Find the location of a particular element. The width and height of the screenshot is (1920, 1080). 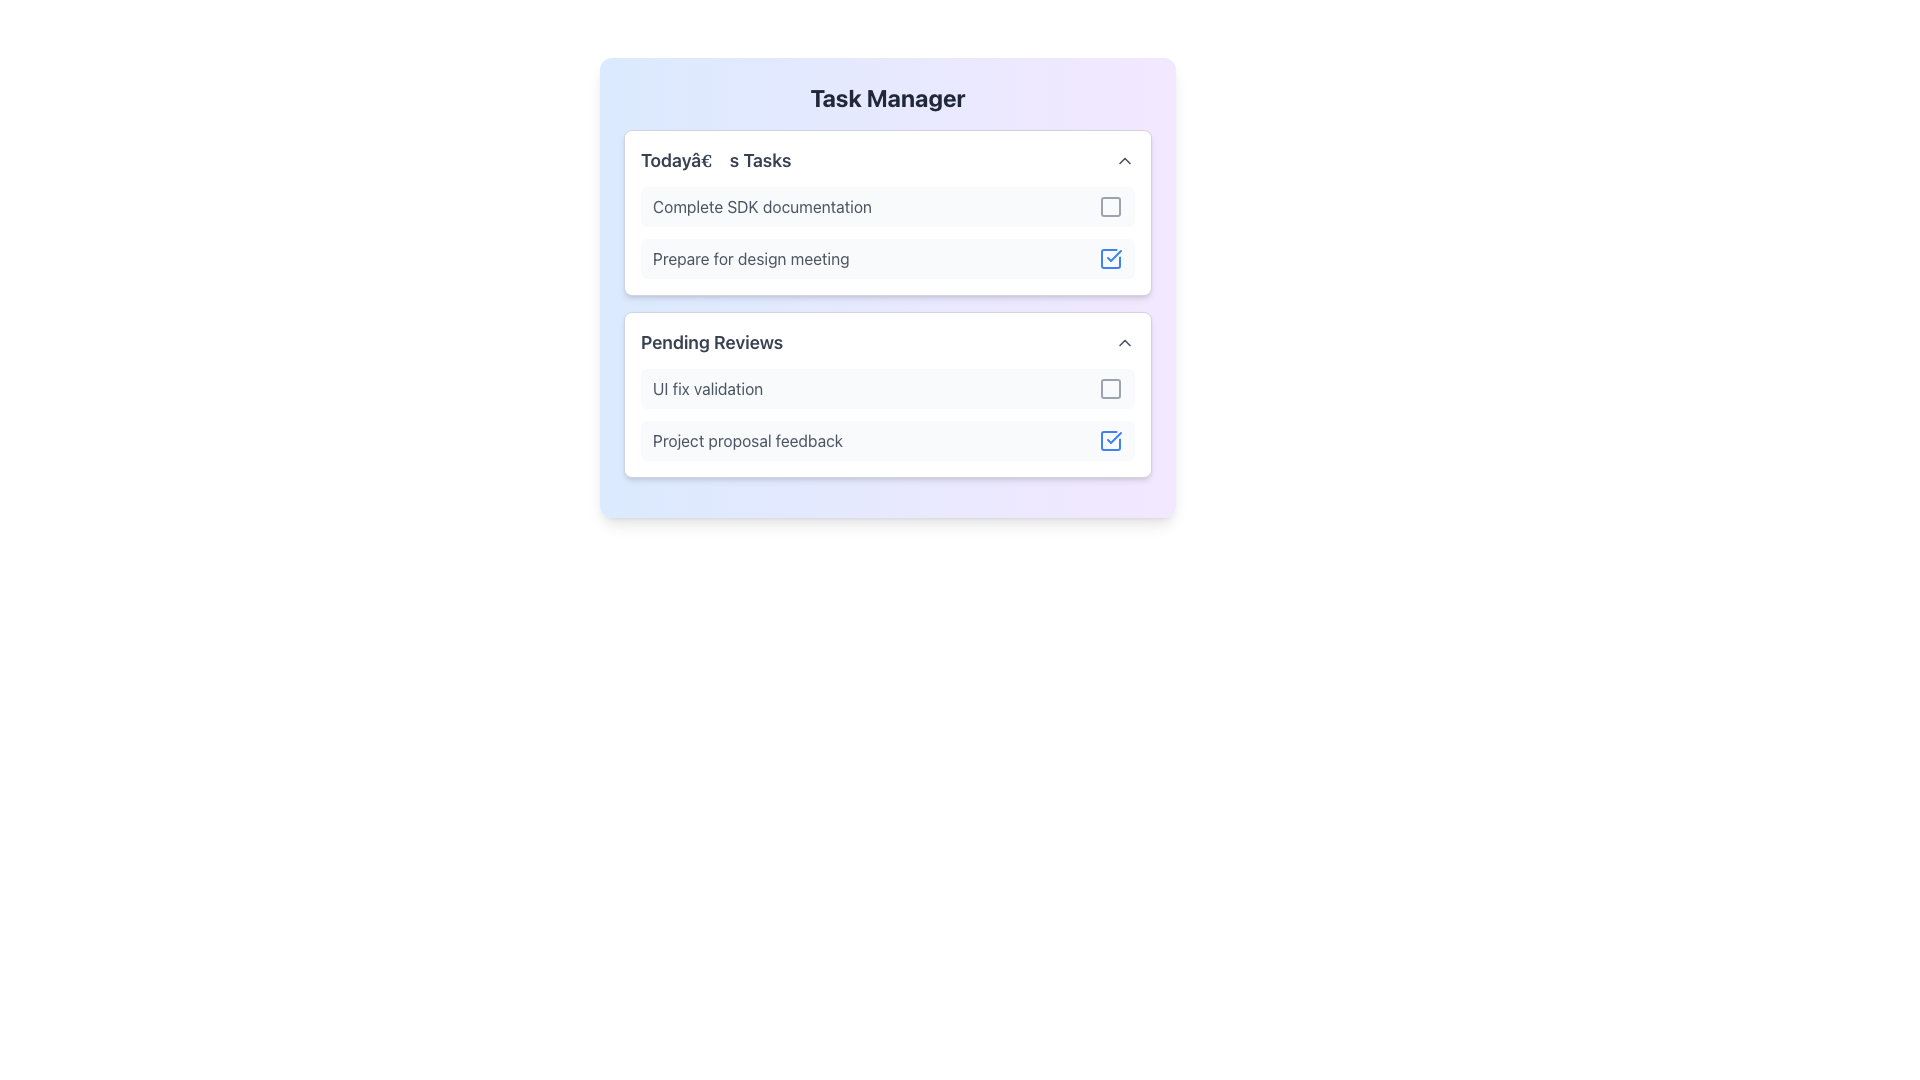

the title text element at the top-center of the task management card, which indicates the content or functionality related to the system is located at coordinates (887, 97).